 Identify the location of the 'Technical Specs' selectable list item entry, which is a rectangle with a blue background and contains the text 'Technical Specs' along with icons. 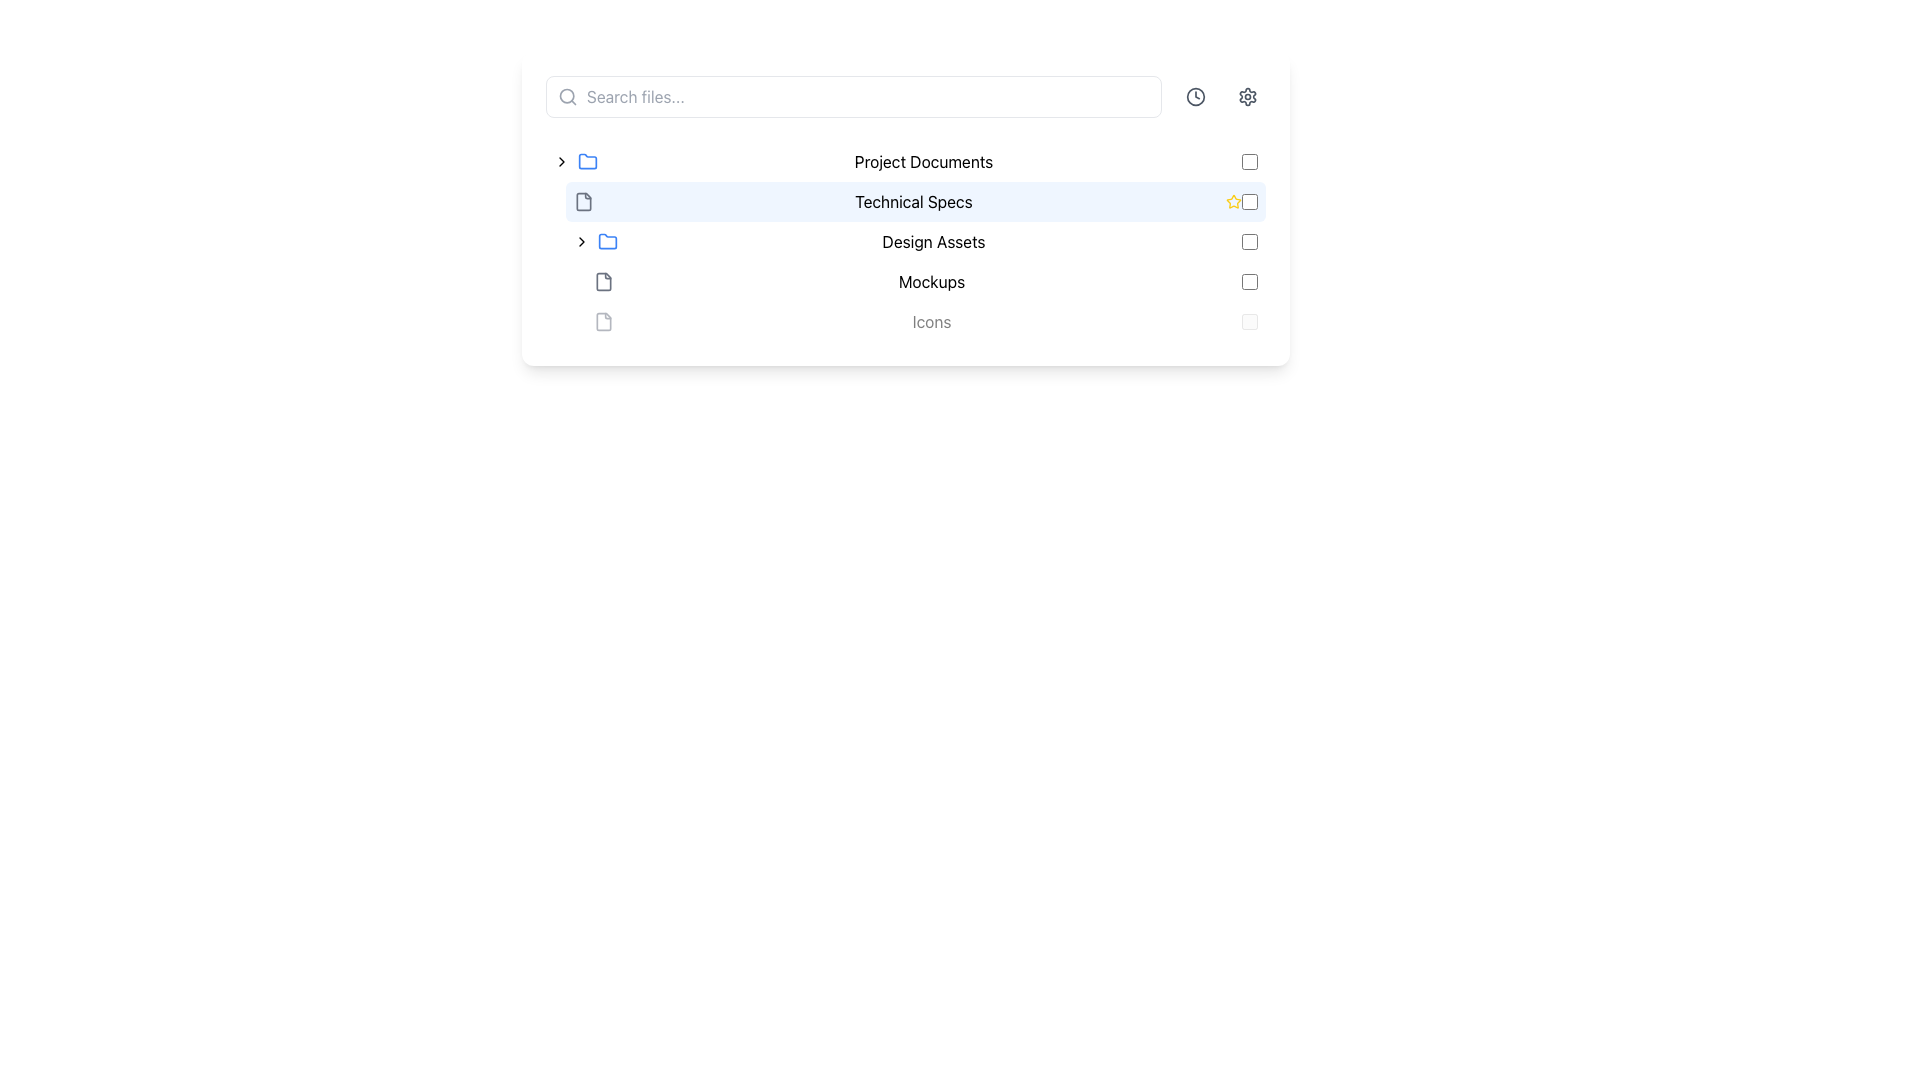
(905, 208).